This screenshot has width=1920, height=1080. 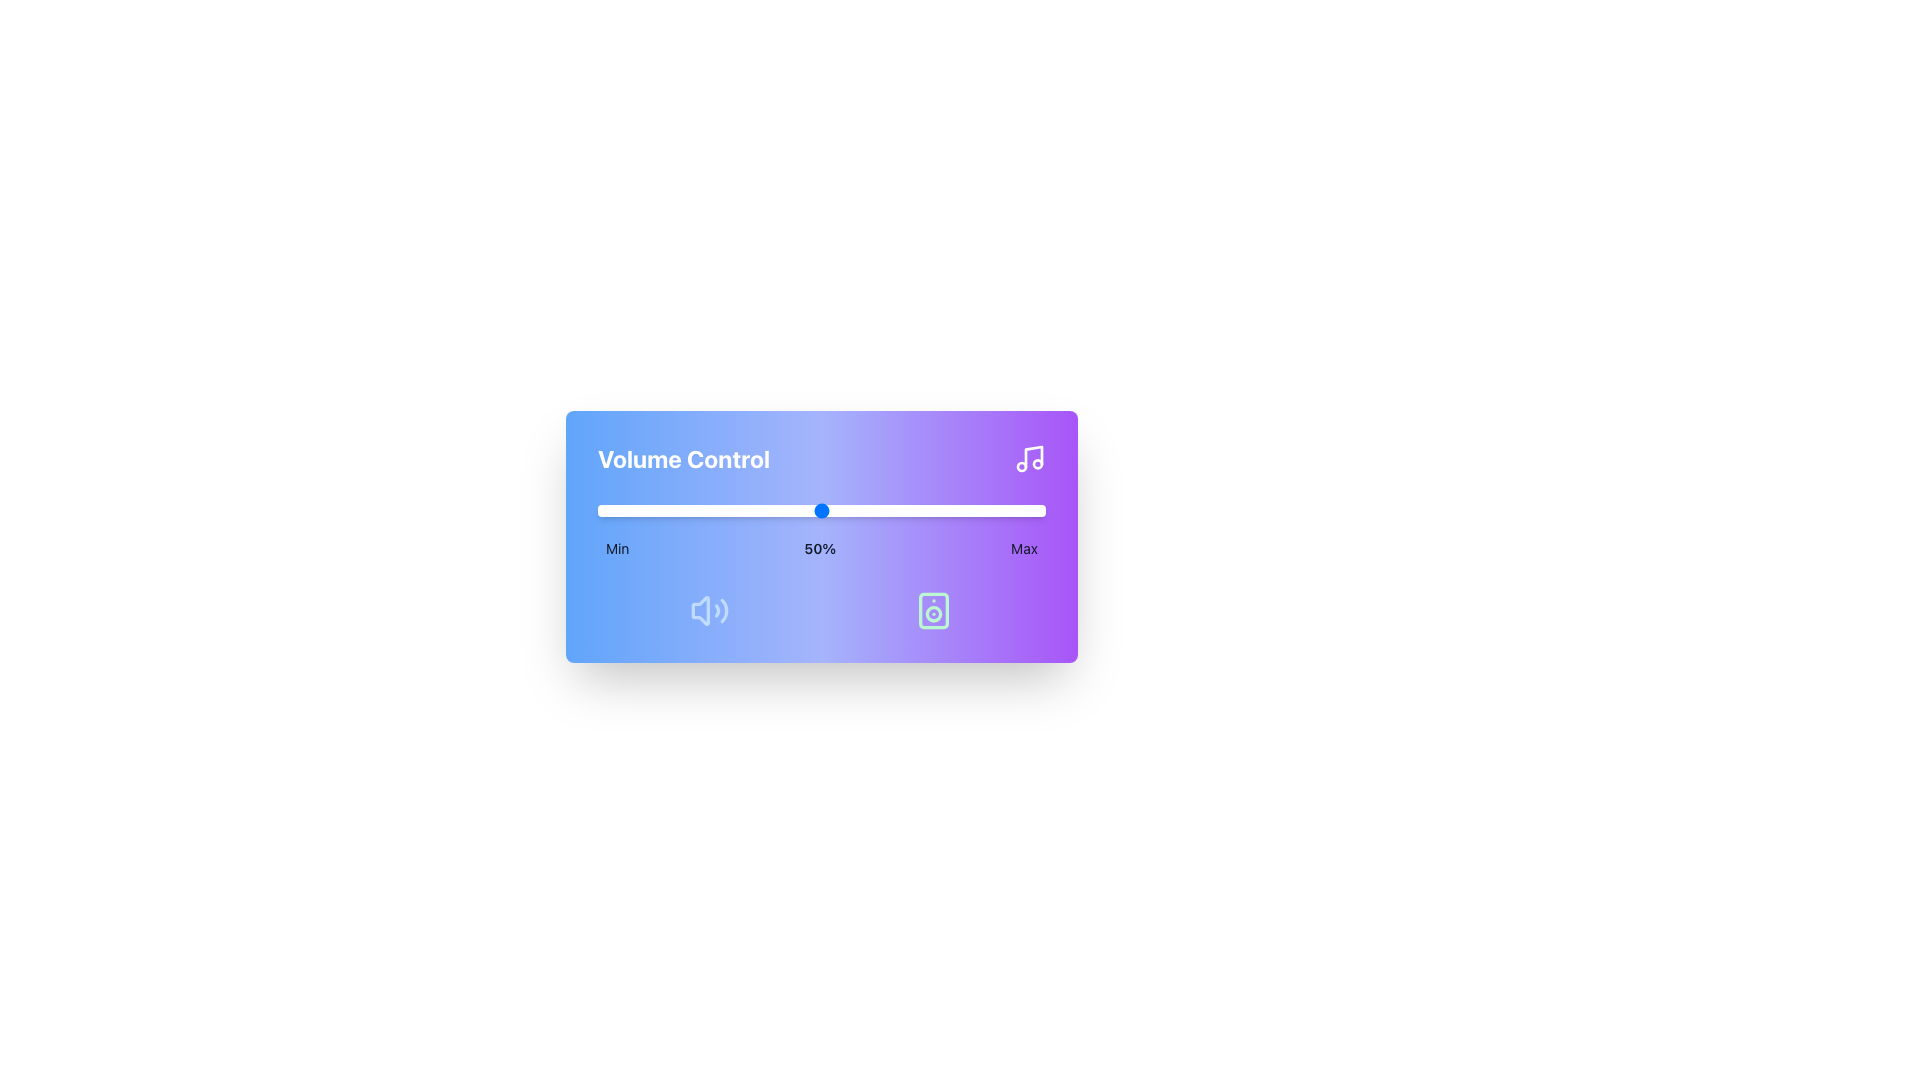 What do you see at coordinates (875, 509) in the screenshot?
I see `the slider` at bounding box center [875, 509].